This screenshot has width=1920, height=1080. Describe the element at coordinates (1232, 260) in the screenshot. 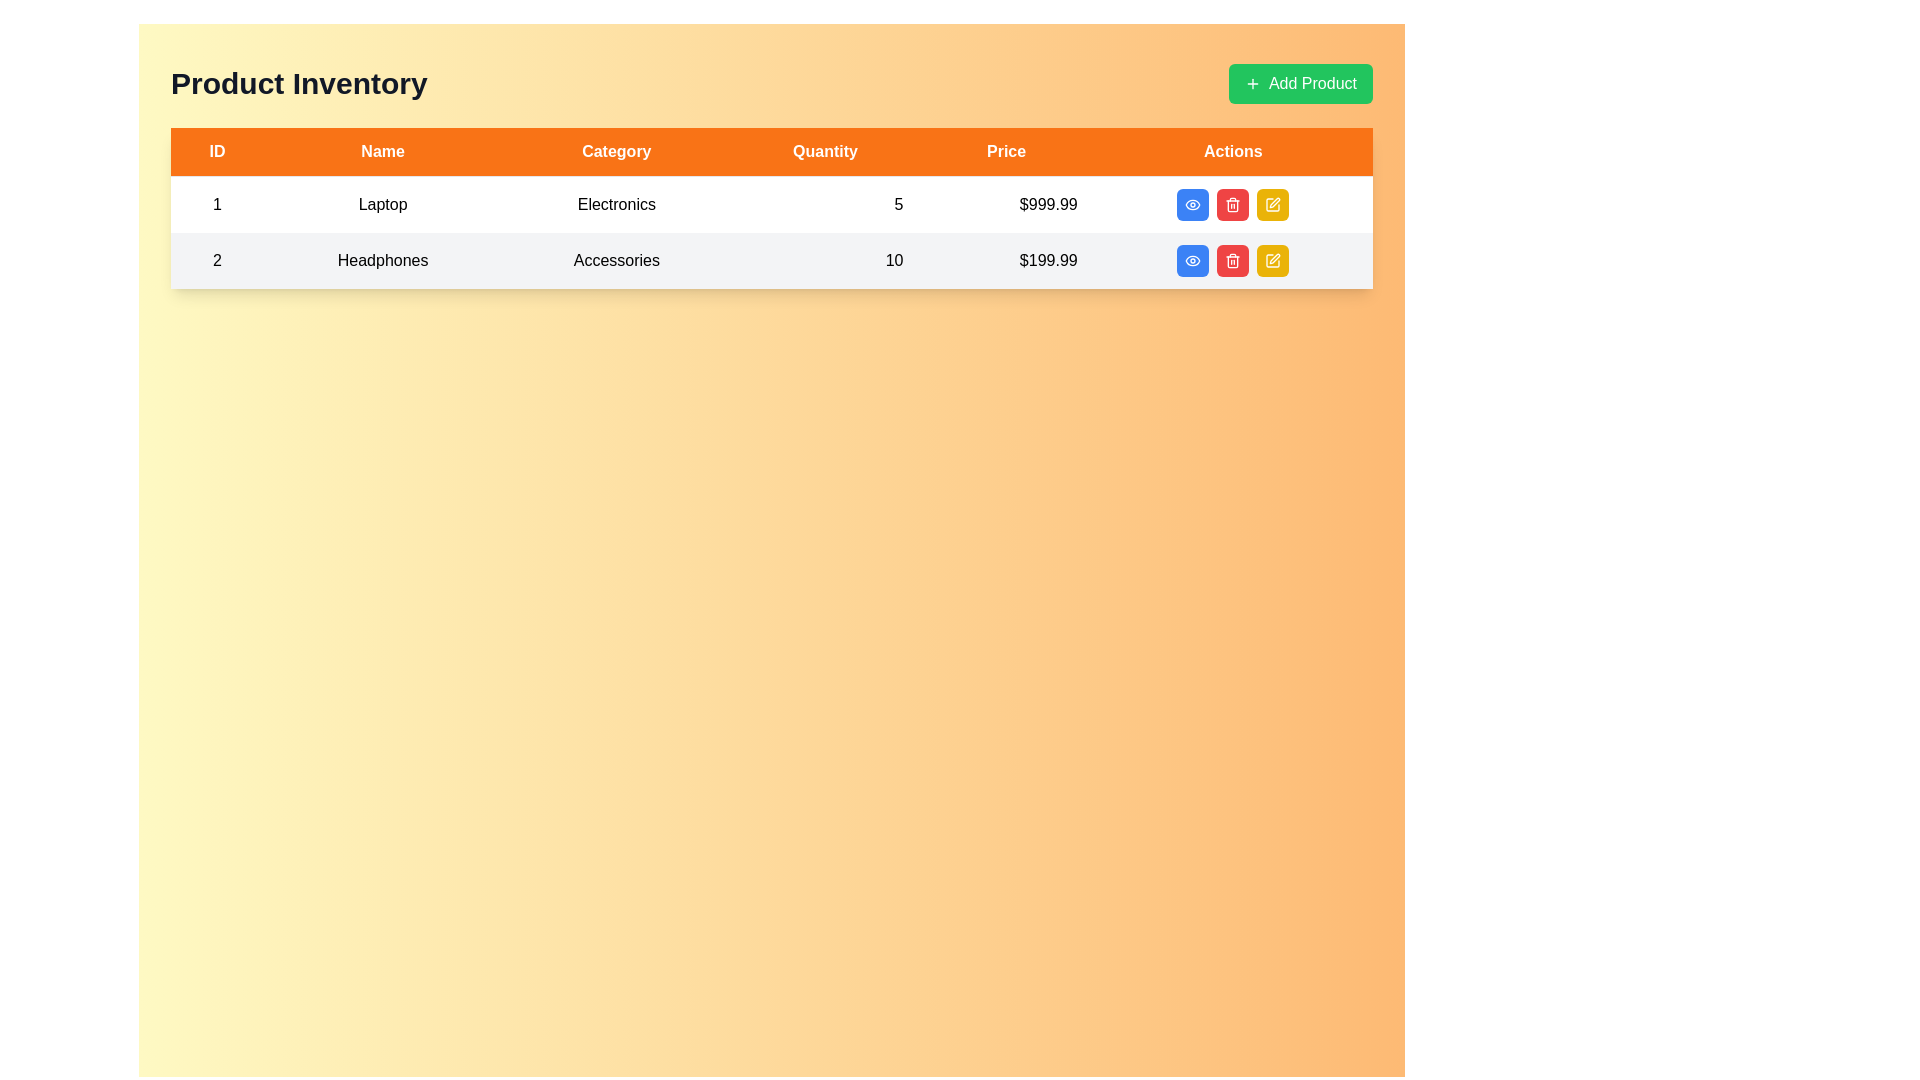

I see `the red rounded rectangle button with a trash bin icon located in the 'Actions' column next to the second row of data` at that location.